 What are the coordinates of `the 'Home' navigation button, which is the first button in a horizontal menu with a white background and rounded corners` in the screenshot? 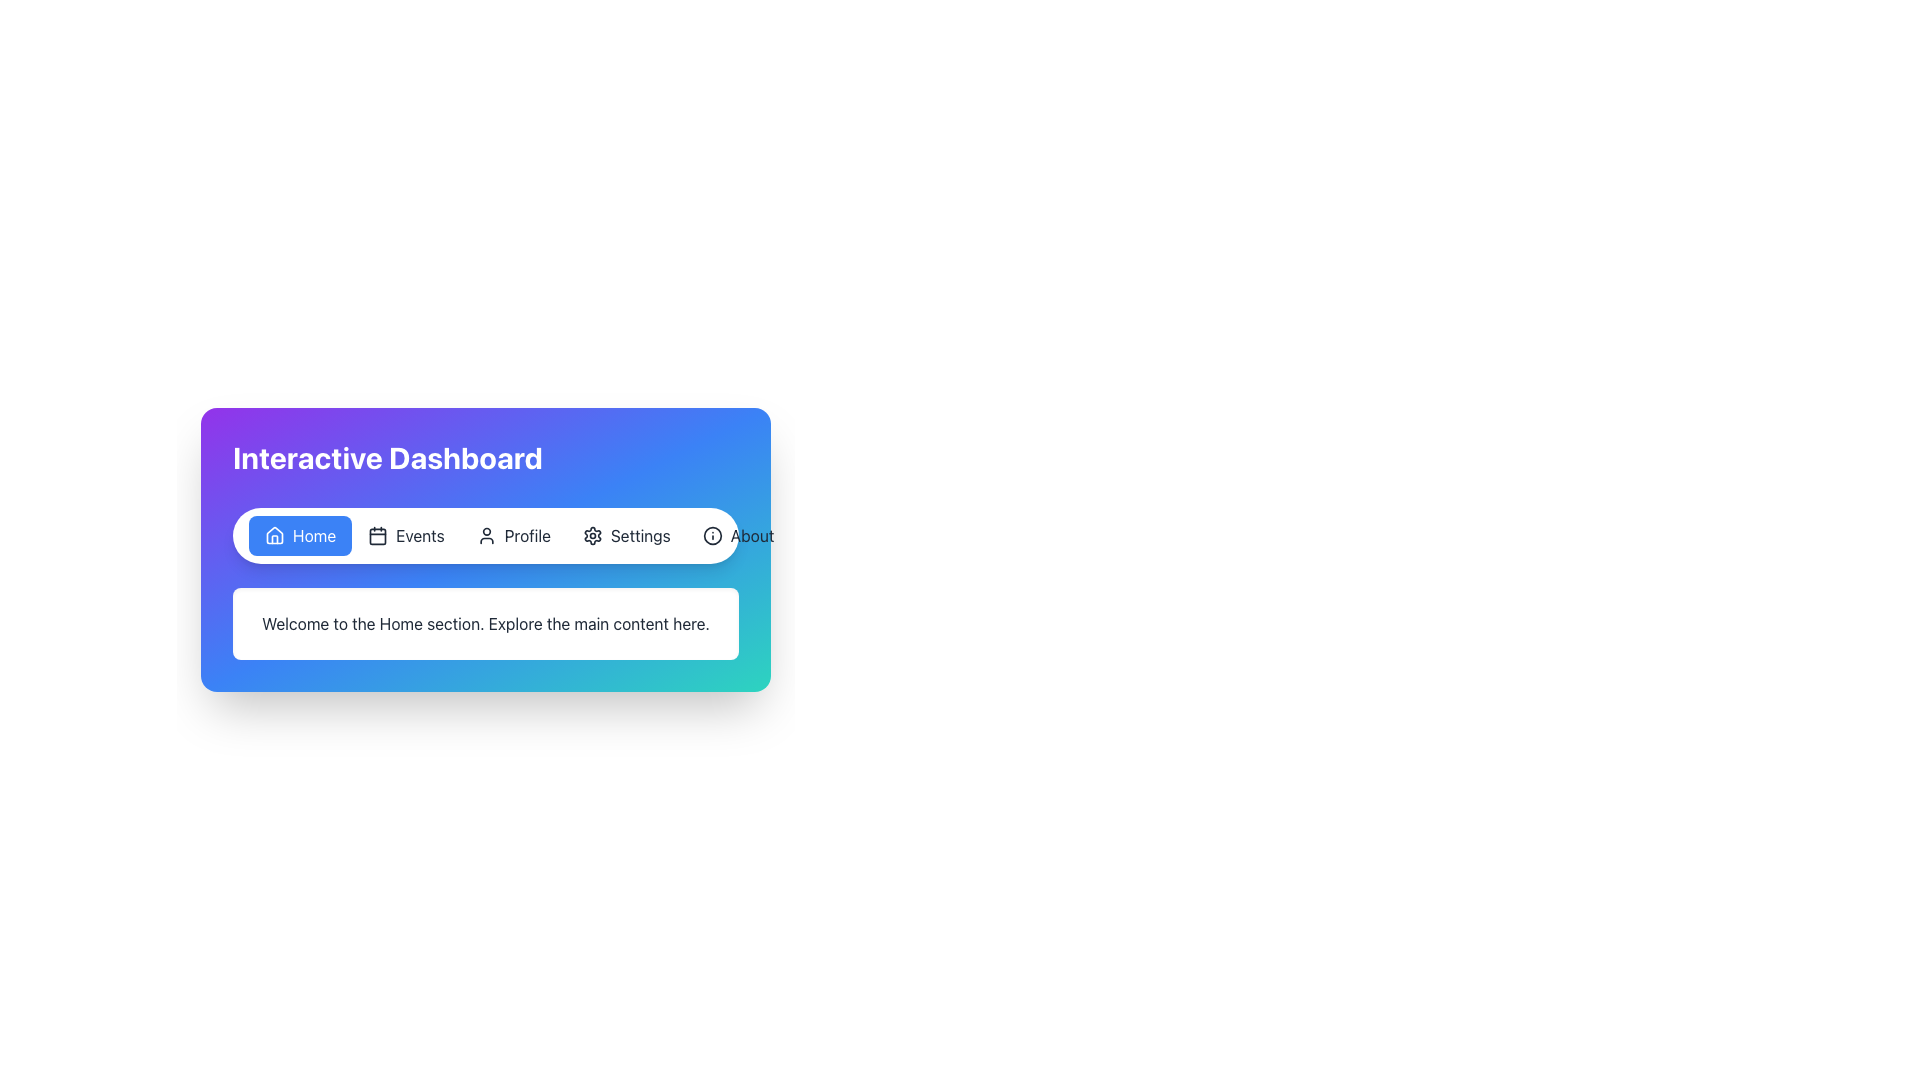 It's located at (299, 535).